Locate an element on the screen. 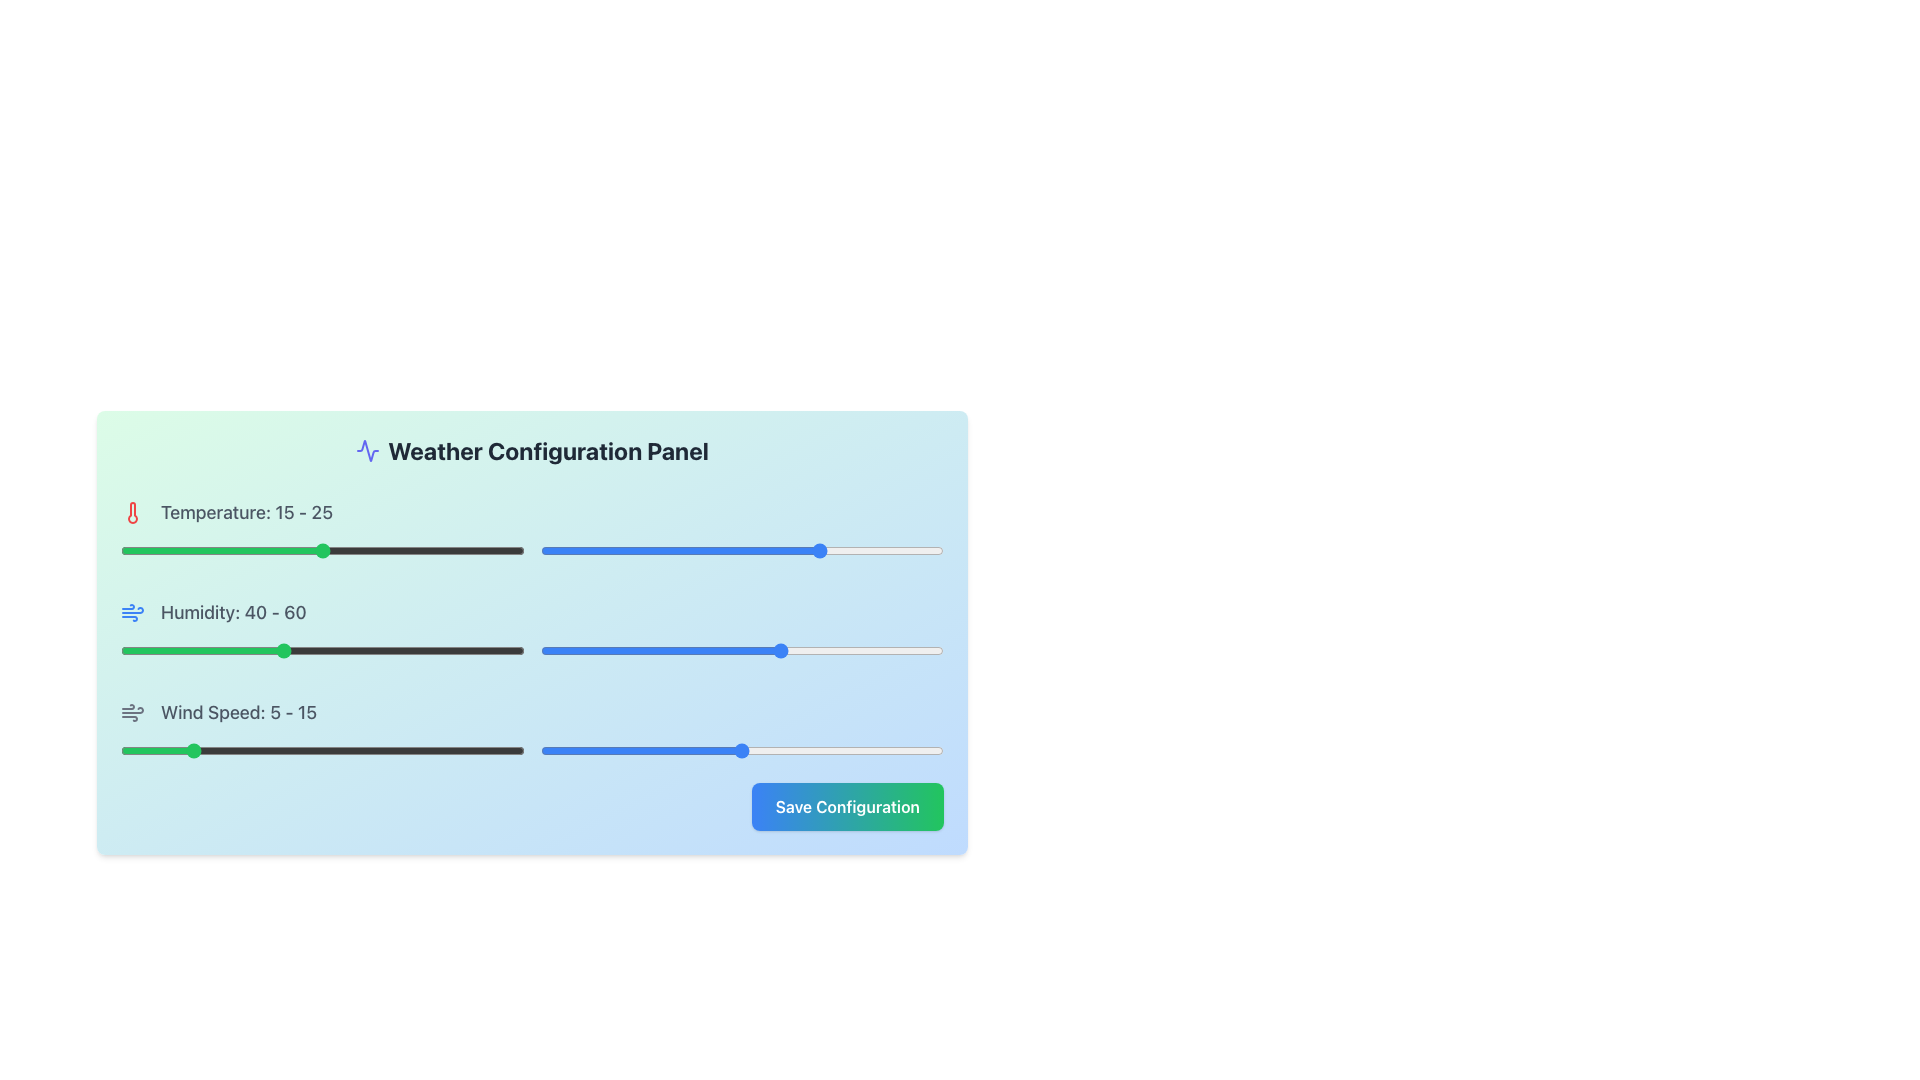 The image size is (1920, 1080). the handle of the green slider, which is the left slider in the composite range slider component located beneath the 'Humidity: 40 - 60' heading is located at coordinates (532, 651).